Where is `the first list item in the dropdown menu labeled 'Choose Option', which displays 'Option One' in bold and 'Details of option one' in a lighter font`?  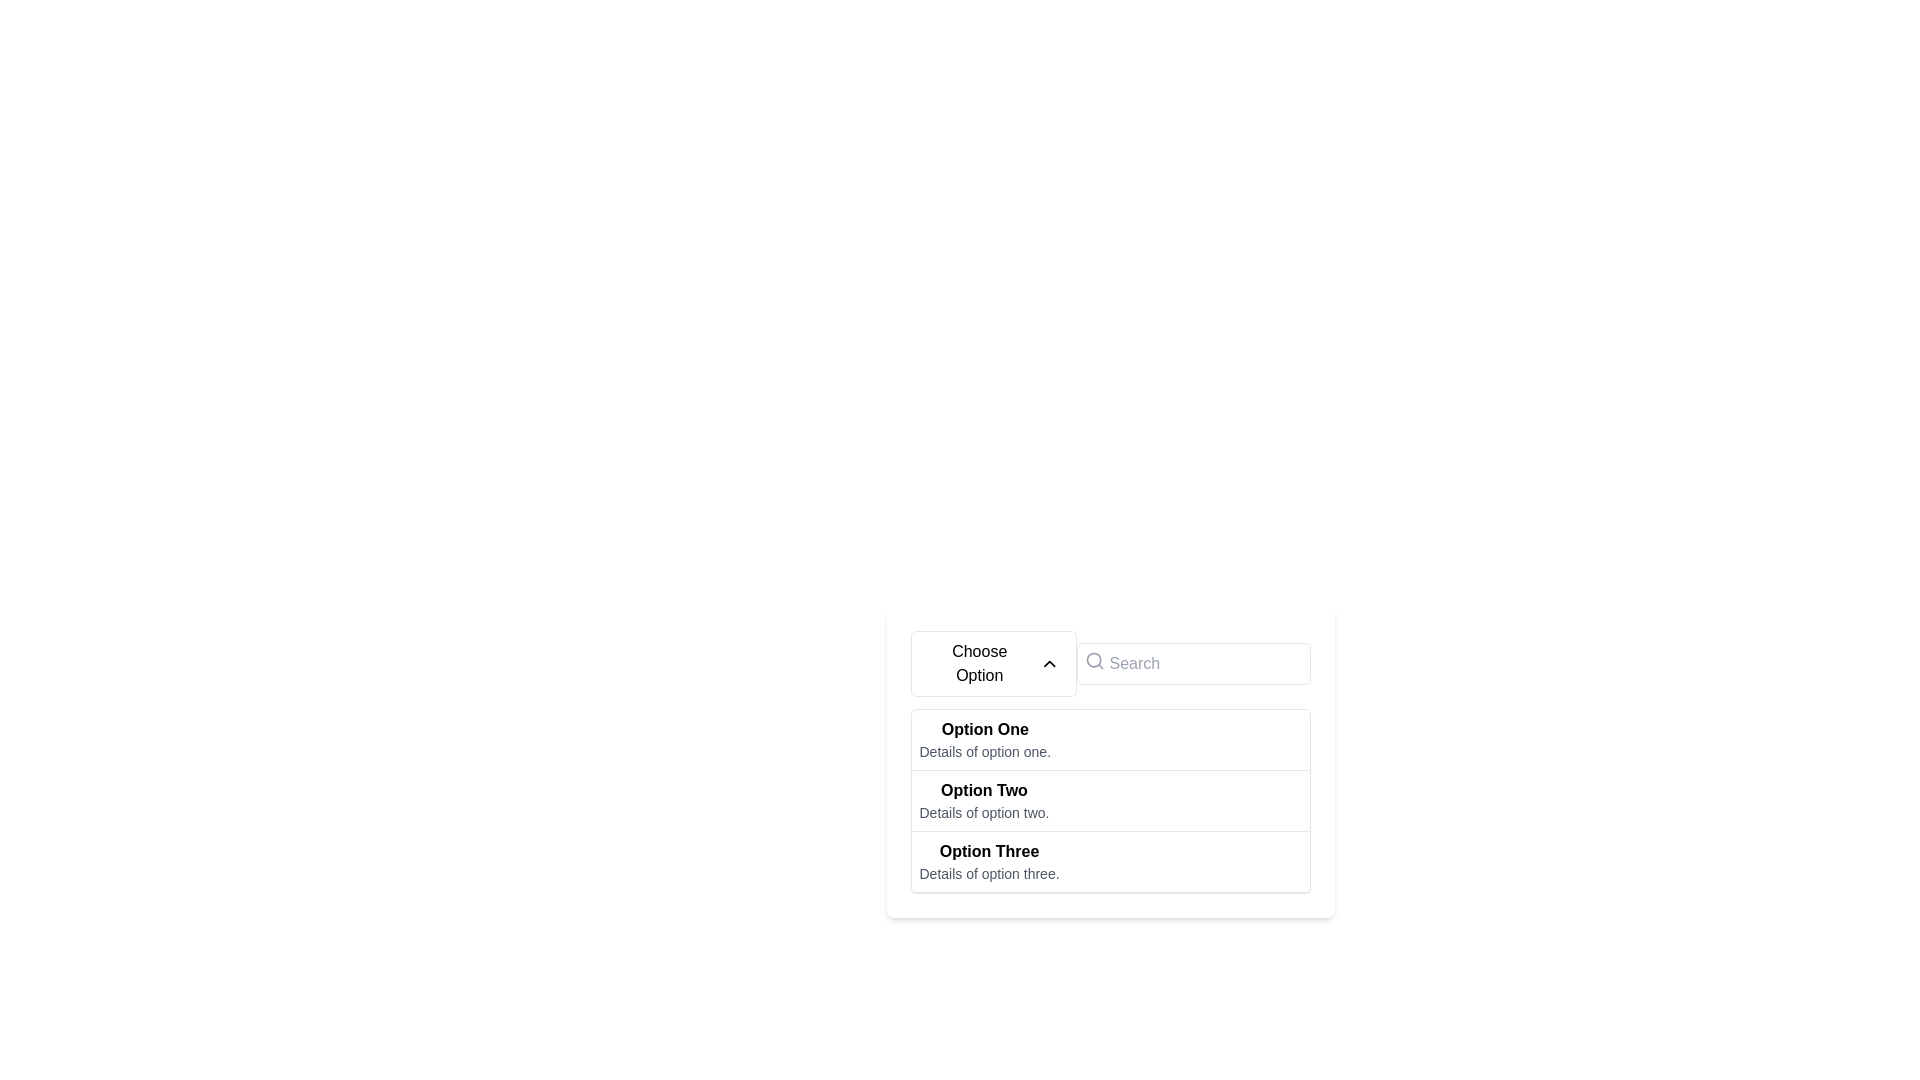 the first list item in the dropdown menu labeled 'Choose Option', which displays 'Option One' in bold and 'Details of option one' in a lighter font is located at coordinates (985, 740).